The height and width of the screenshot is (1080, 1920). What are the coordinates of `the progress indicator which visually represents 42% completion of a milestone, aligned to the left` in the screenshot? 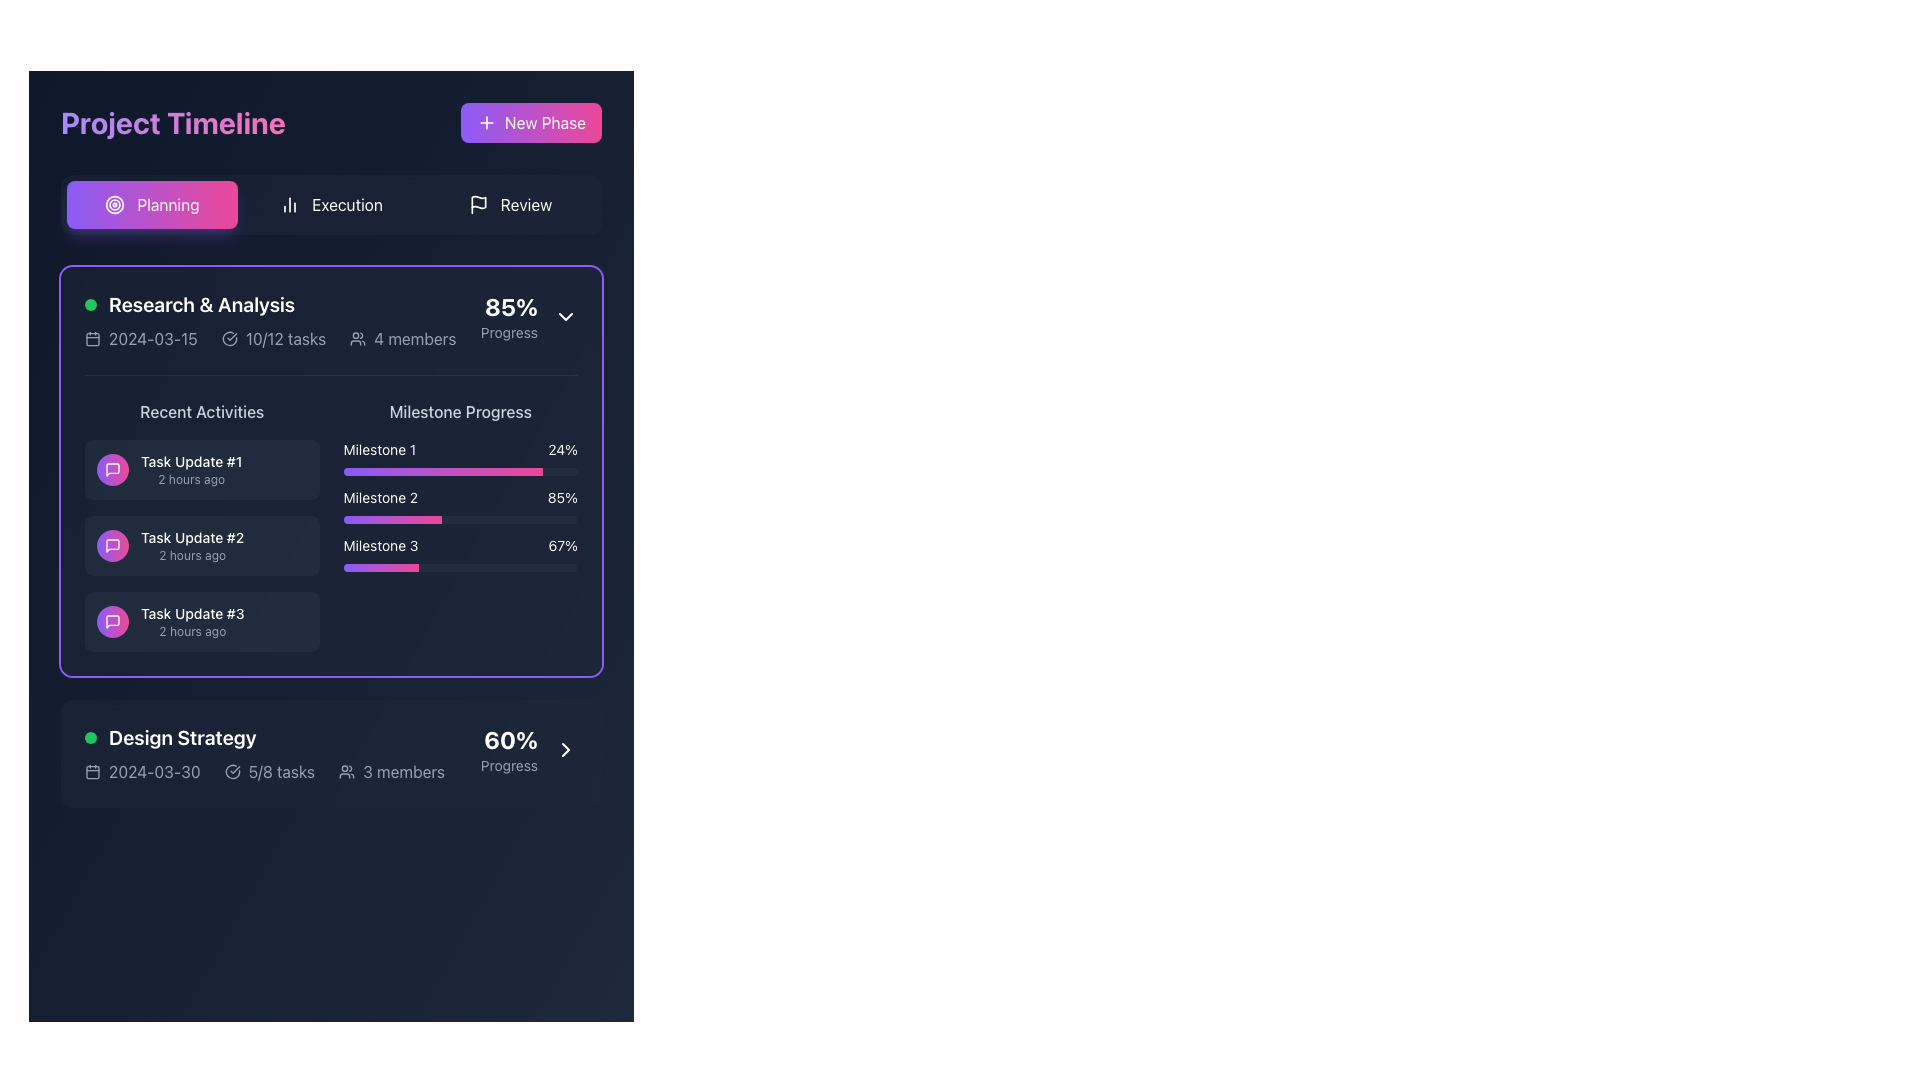 It's located at (392, 519).